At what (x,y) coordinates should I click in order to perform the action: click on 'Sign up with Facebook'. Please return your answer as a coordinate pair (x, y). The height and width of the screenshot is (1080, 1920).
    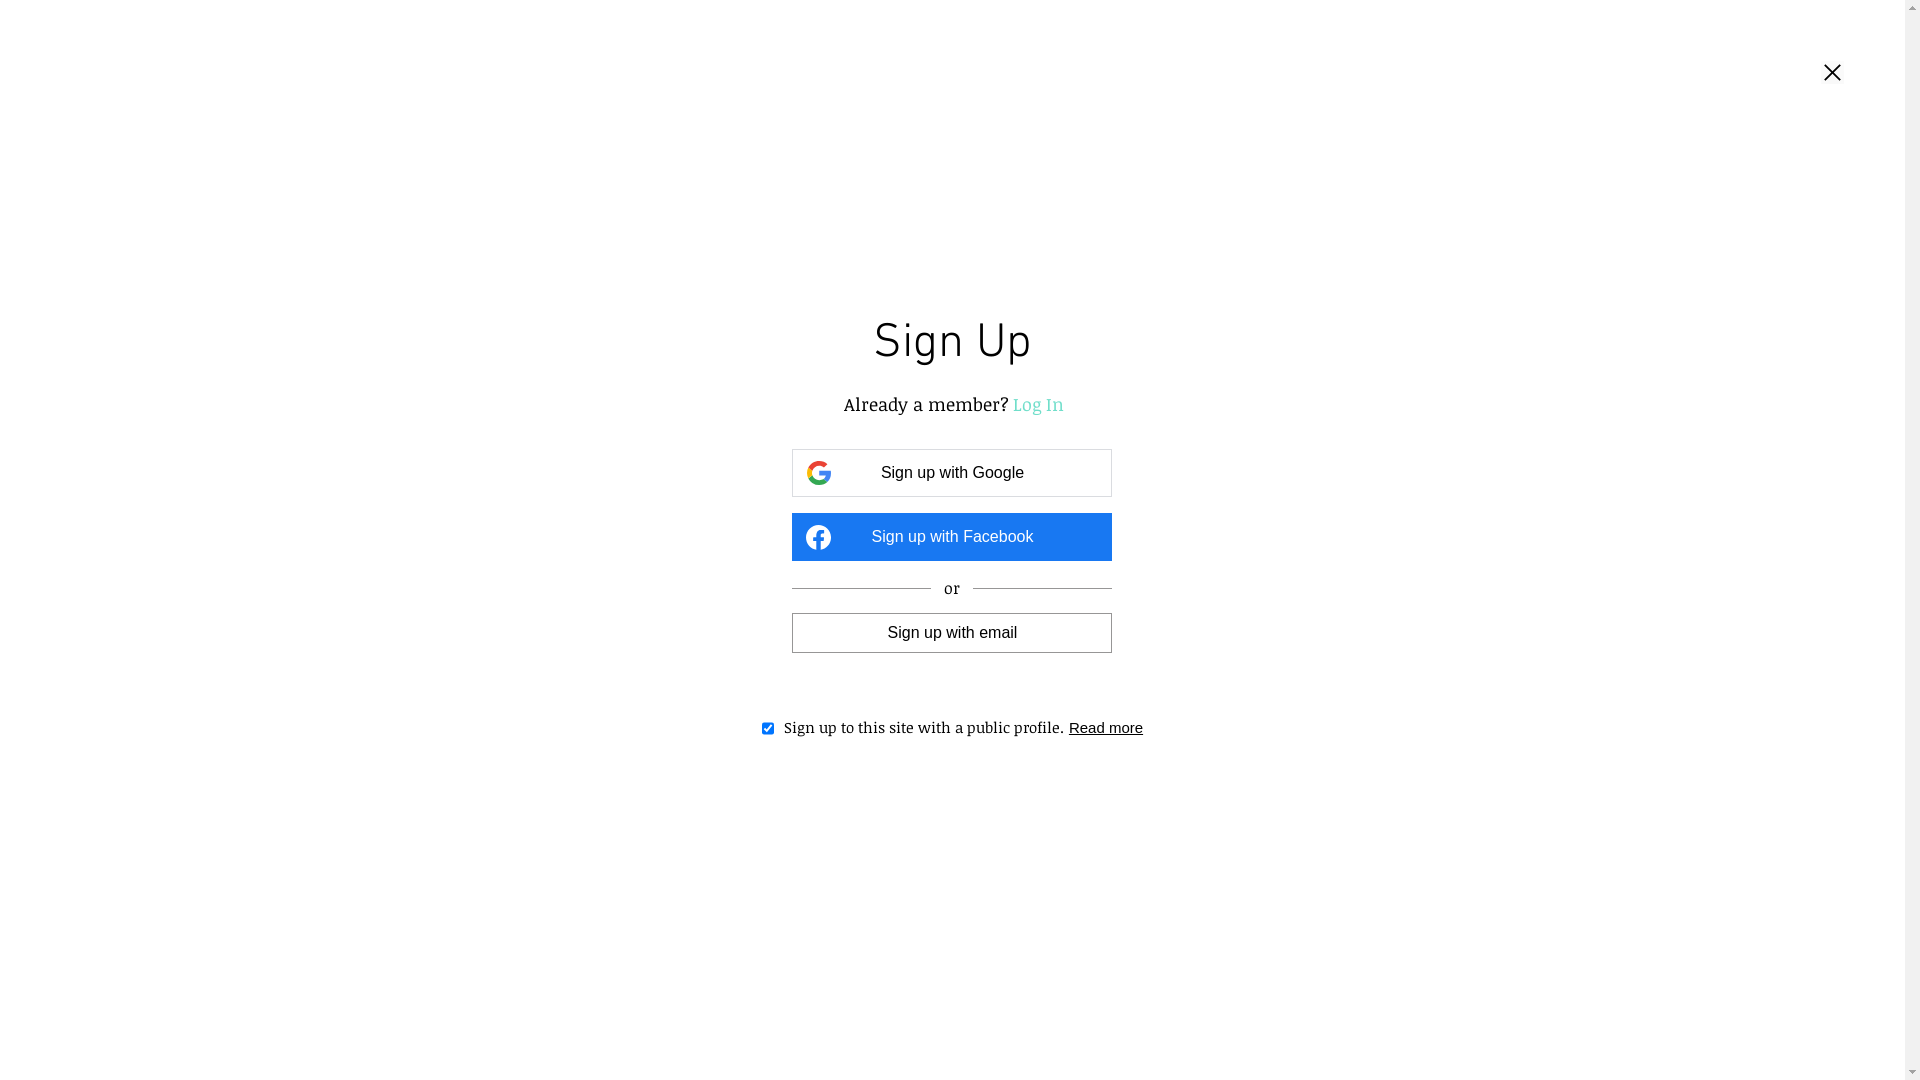
    Looking at the image, I should click on (950, 535).